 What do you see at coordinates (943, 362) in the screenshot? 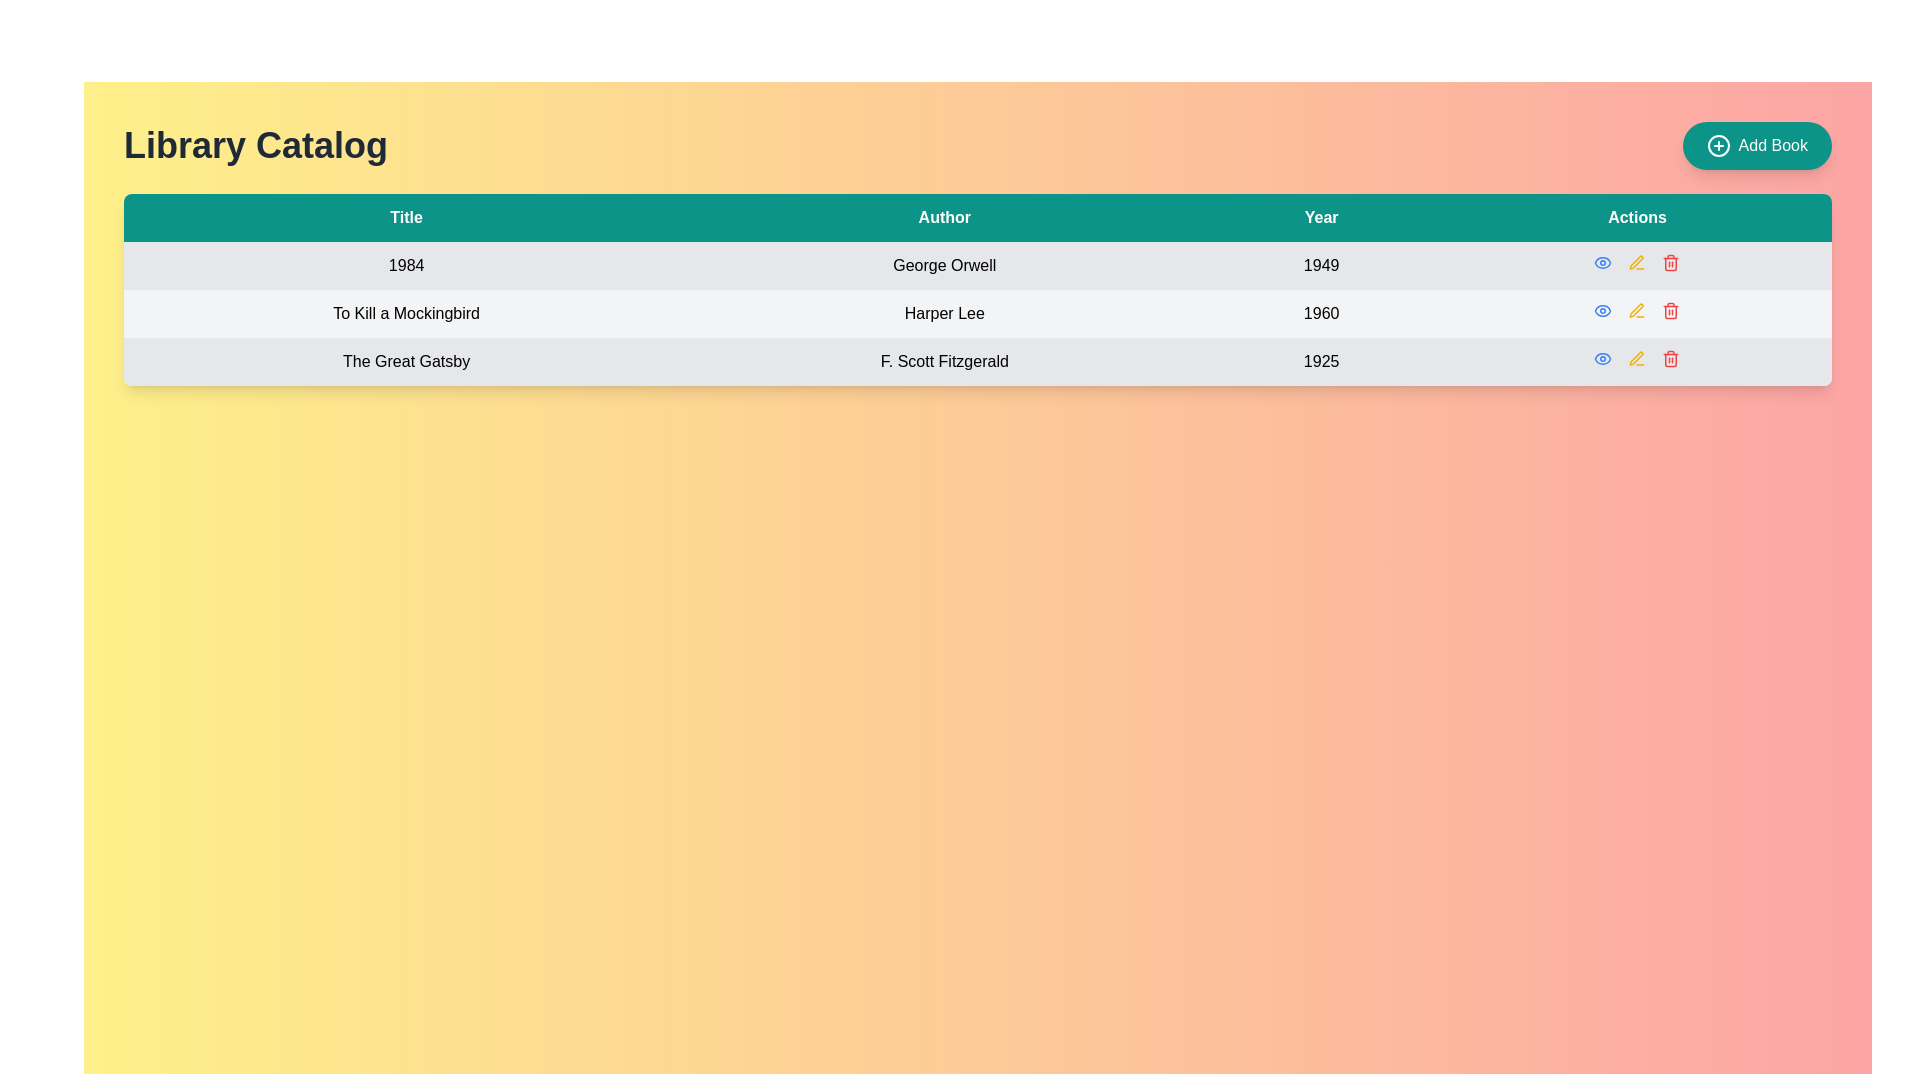
I see `the static text label displaying the author of the book 'The Great Gatsby' located in the second column of the bottom-most row of the table` at bounding box center [943, 362].